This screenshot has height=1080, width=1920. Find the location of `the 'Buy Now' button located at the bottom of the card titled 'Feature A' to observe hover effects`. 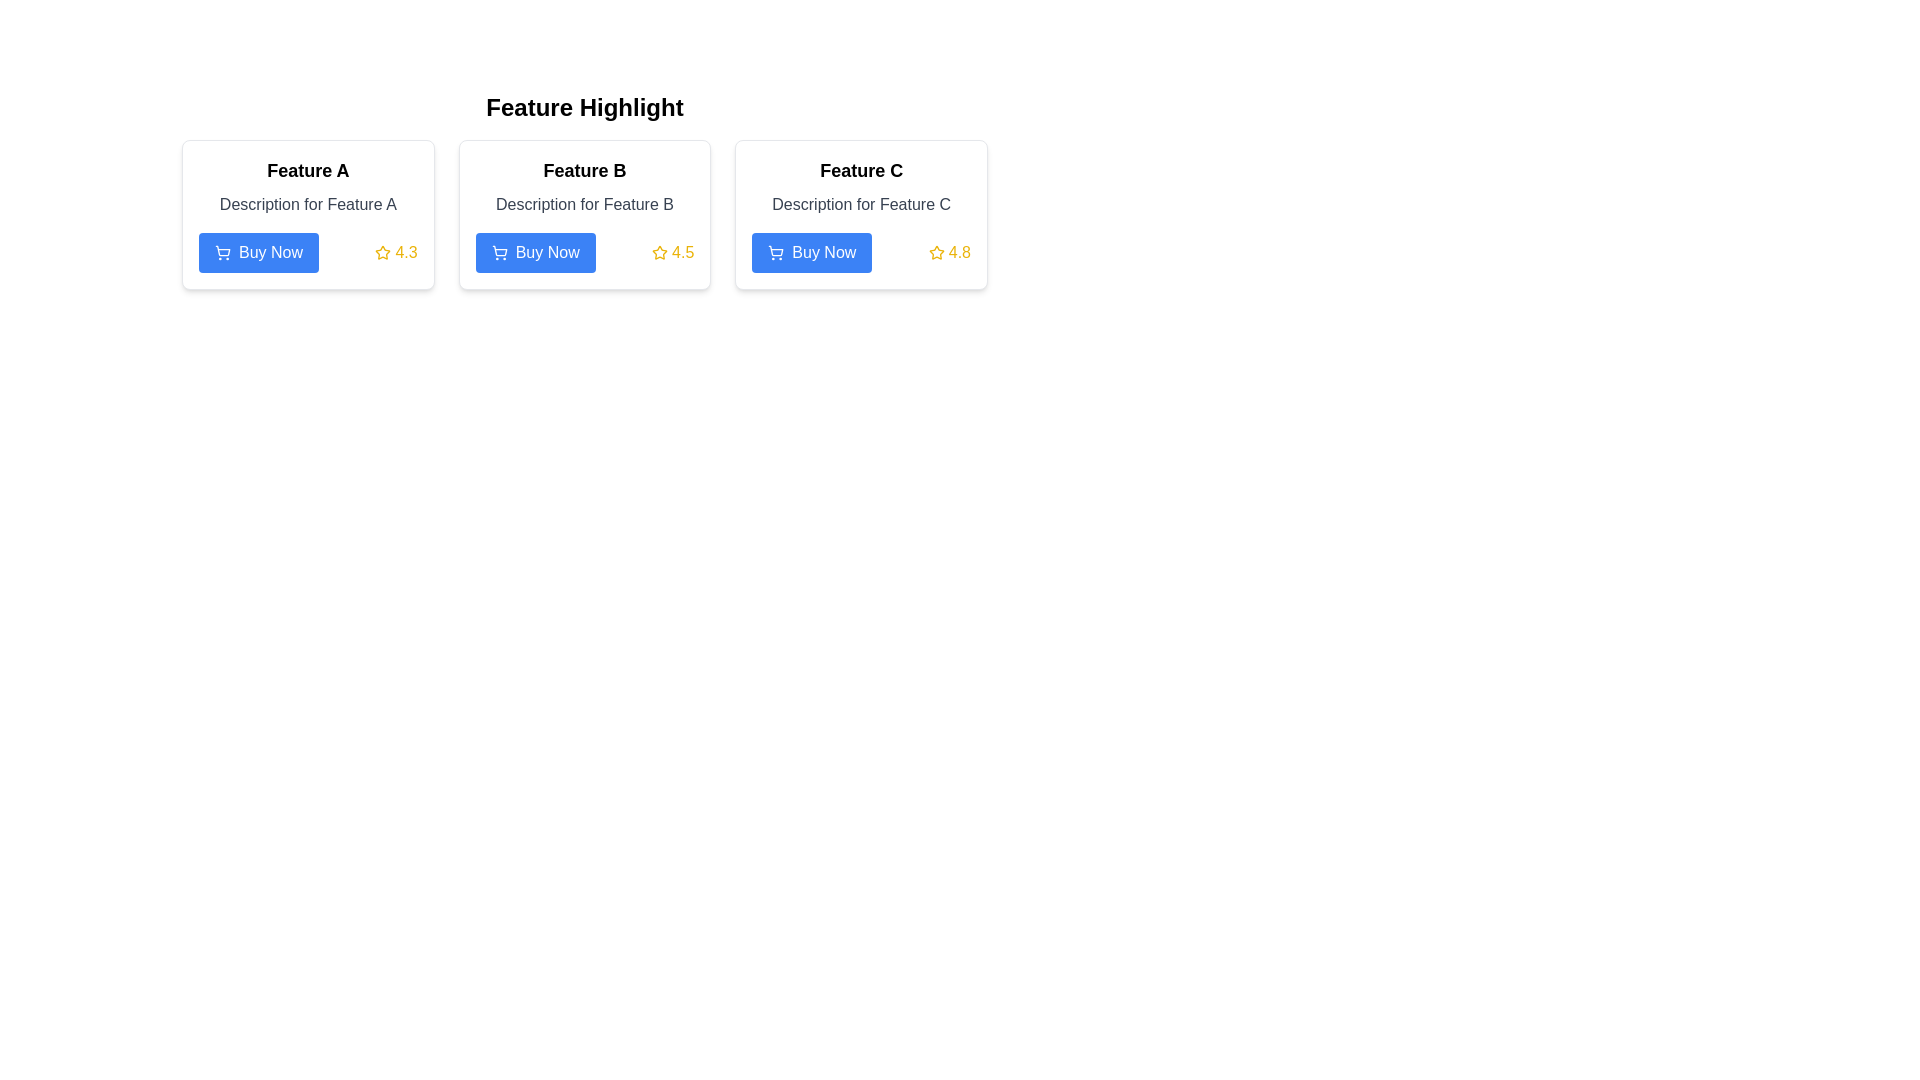

the 'Buy Now' button located at the bottom of the card titled 'Feature A' to observe hover effects is located at coordinates (307, 252).